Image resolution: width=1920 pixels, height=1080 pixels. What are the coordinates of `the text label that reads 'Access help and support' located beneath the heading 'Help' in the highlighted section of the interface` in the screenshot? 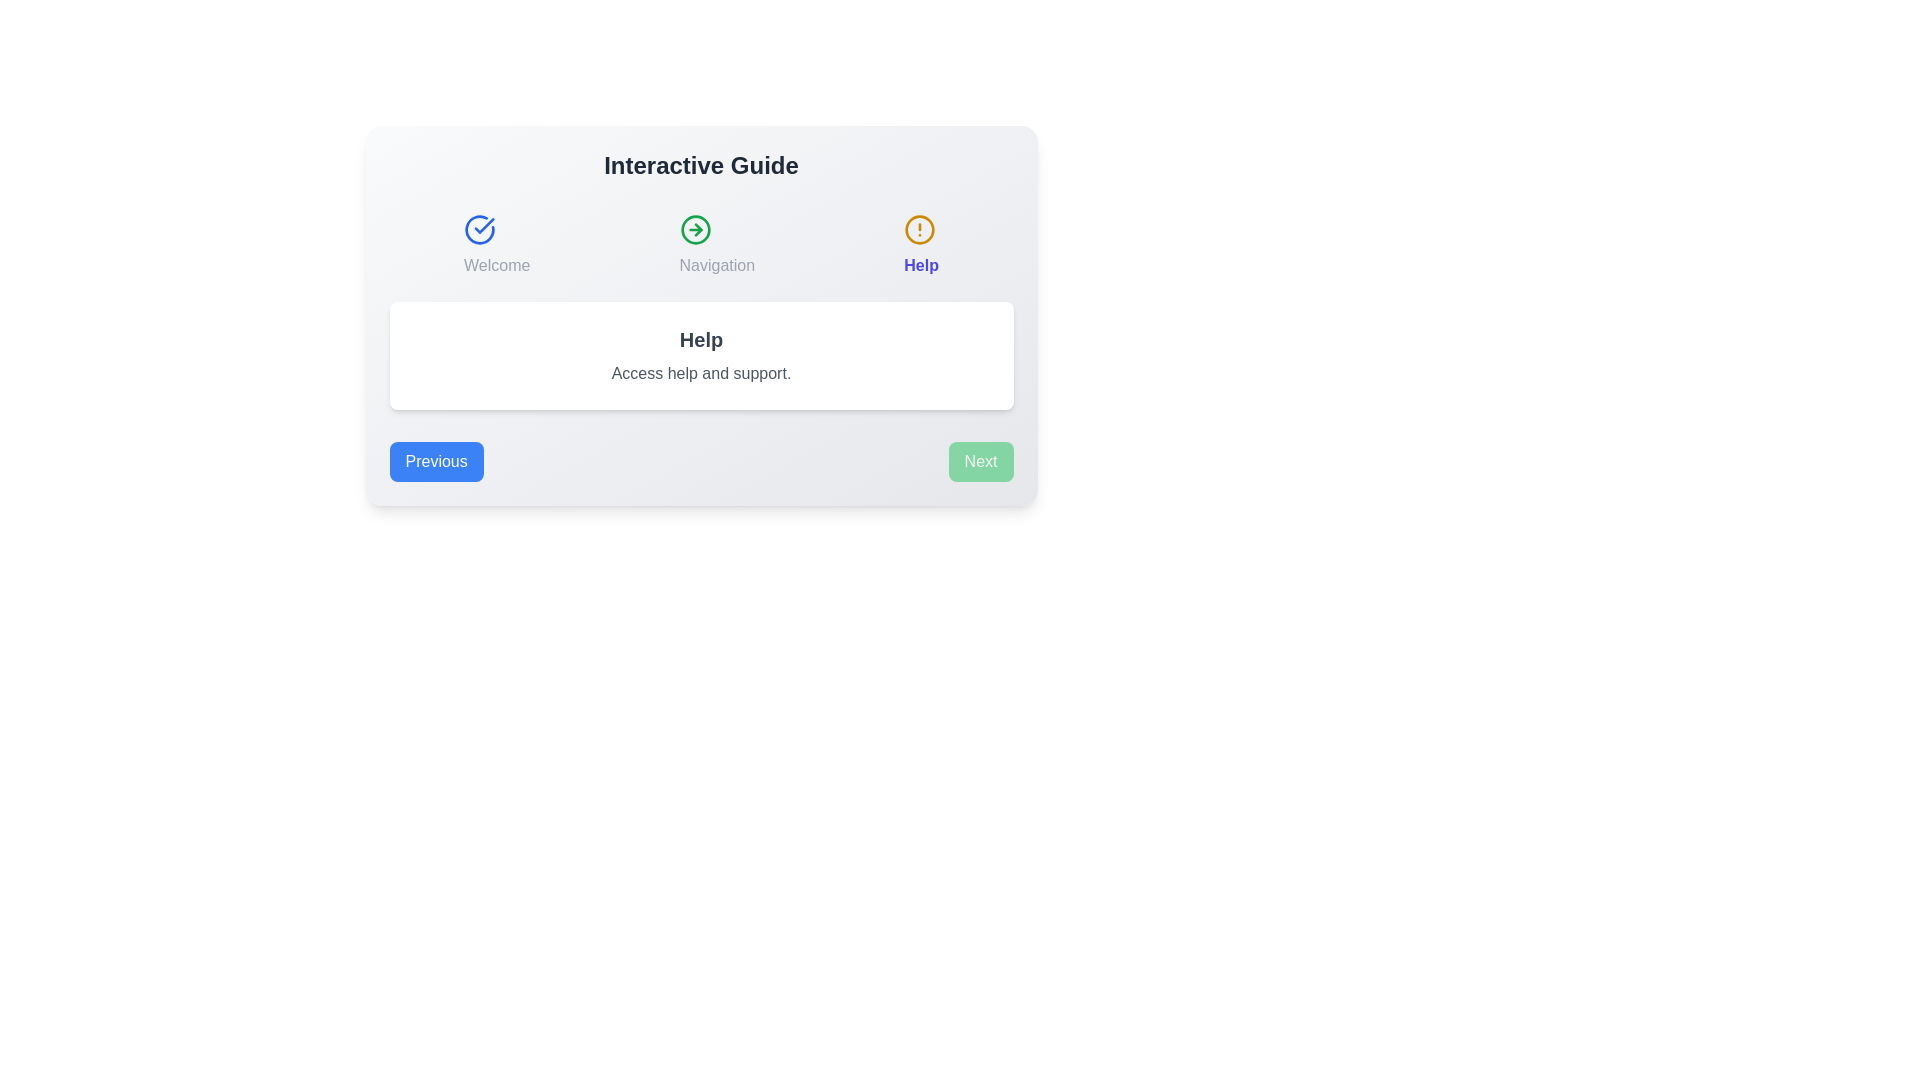 It's located at (701, 374).